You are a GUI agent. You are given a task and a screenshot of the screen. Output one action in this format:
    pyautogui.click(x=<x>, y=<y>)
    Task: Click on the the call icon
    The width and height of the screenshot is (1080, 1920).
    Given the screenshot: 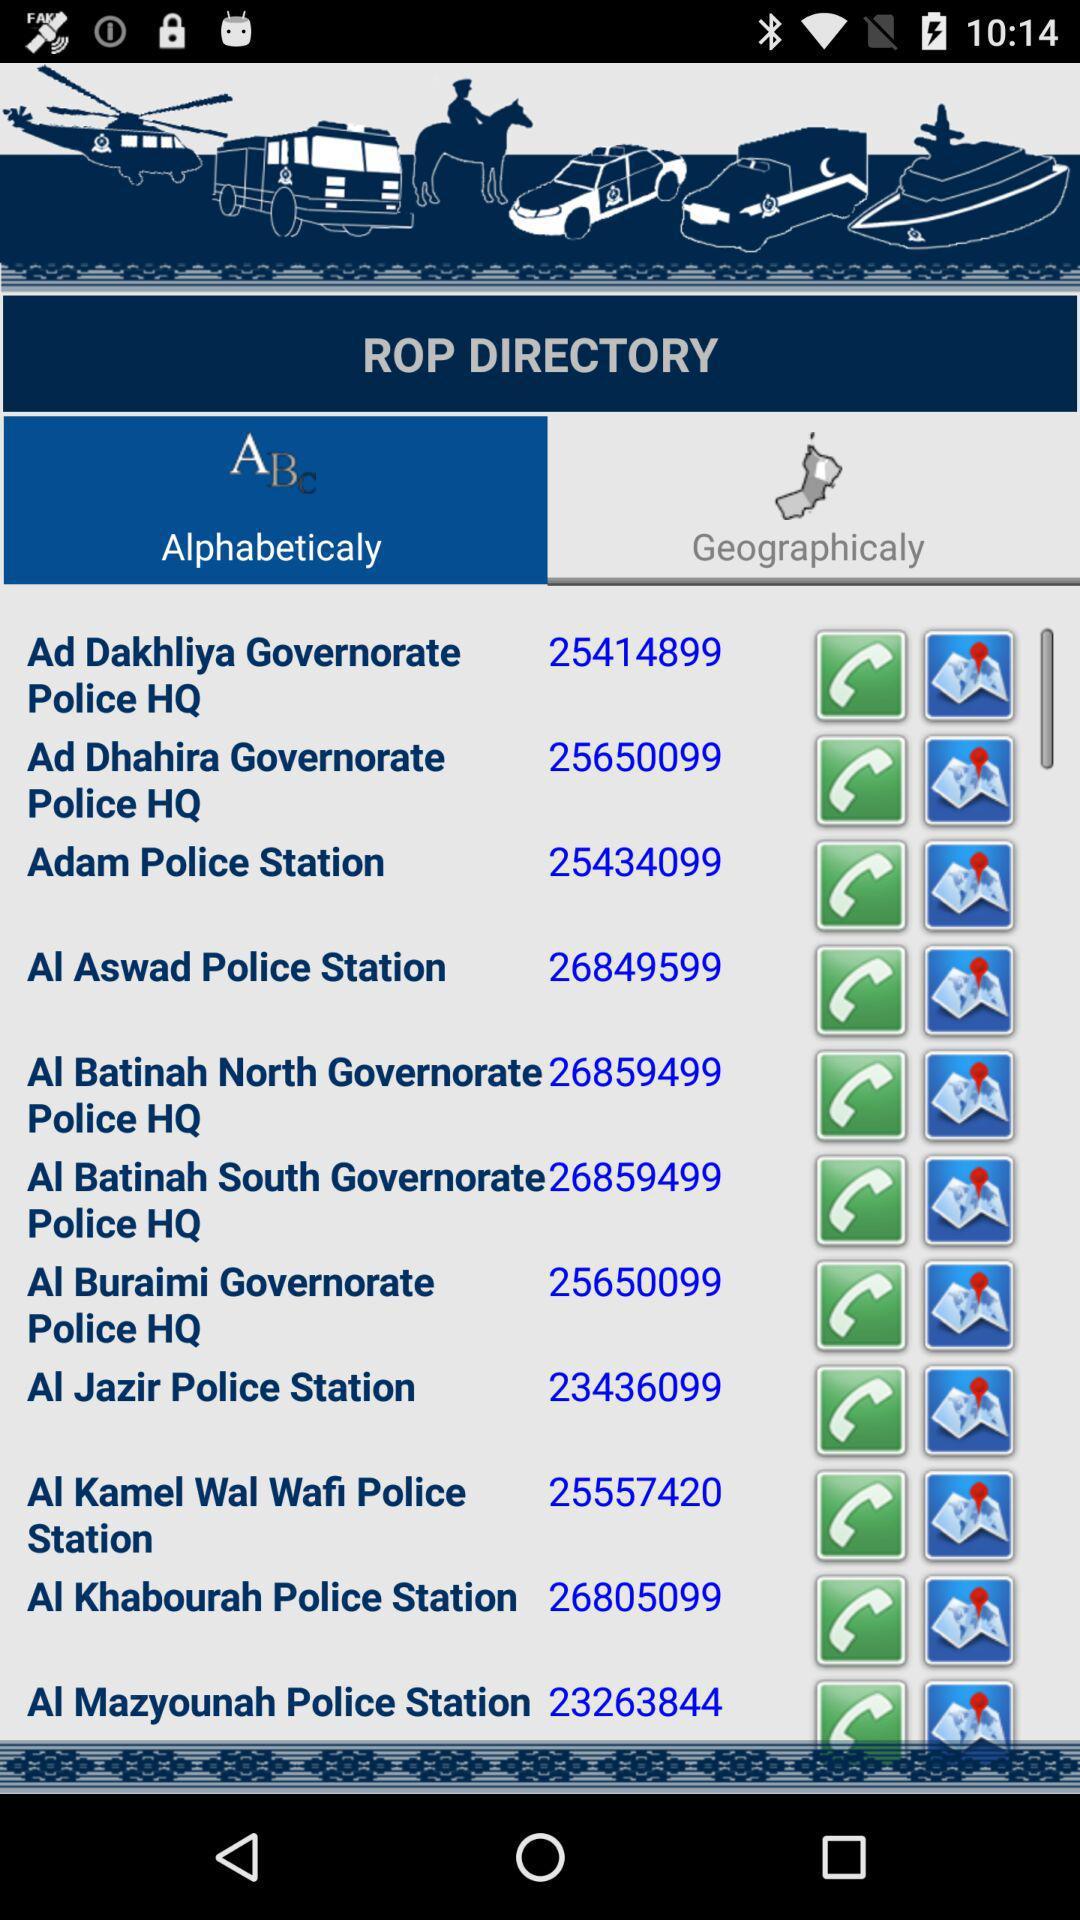 What is the action you would take?
    pyautogui.click(x=859, y=1510)
    